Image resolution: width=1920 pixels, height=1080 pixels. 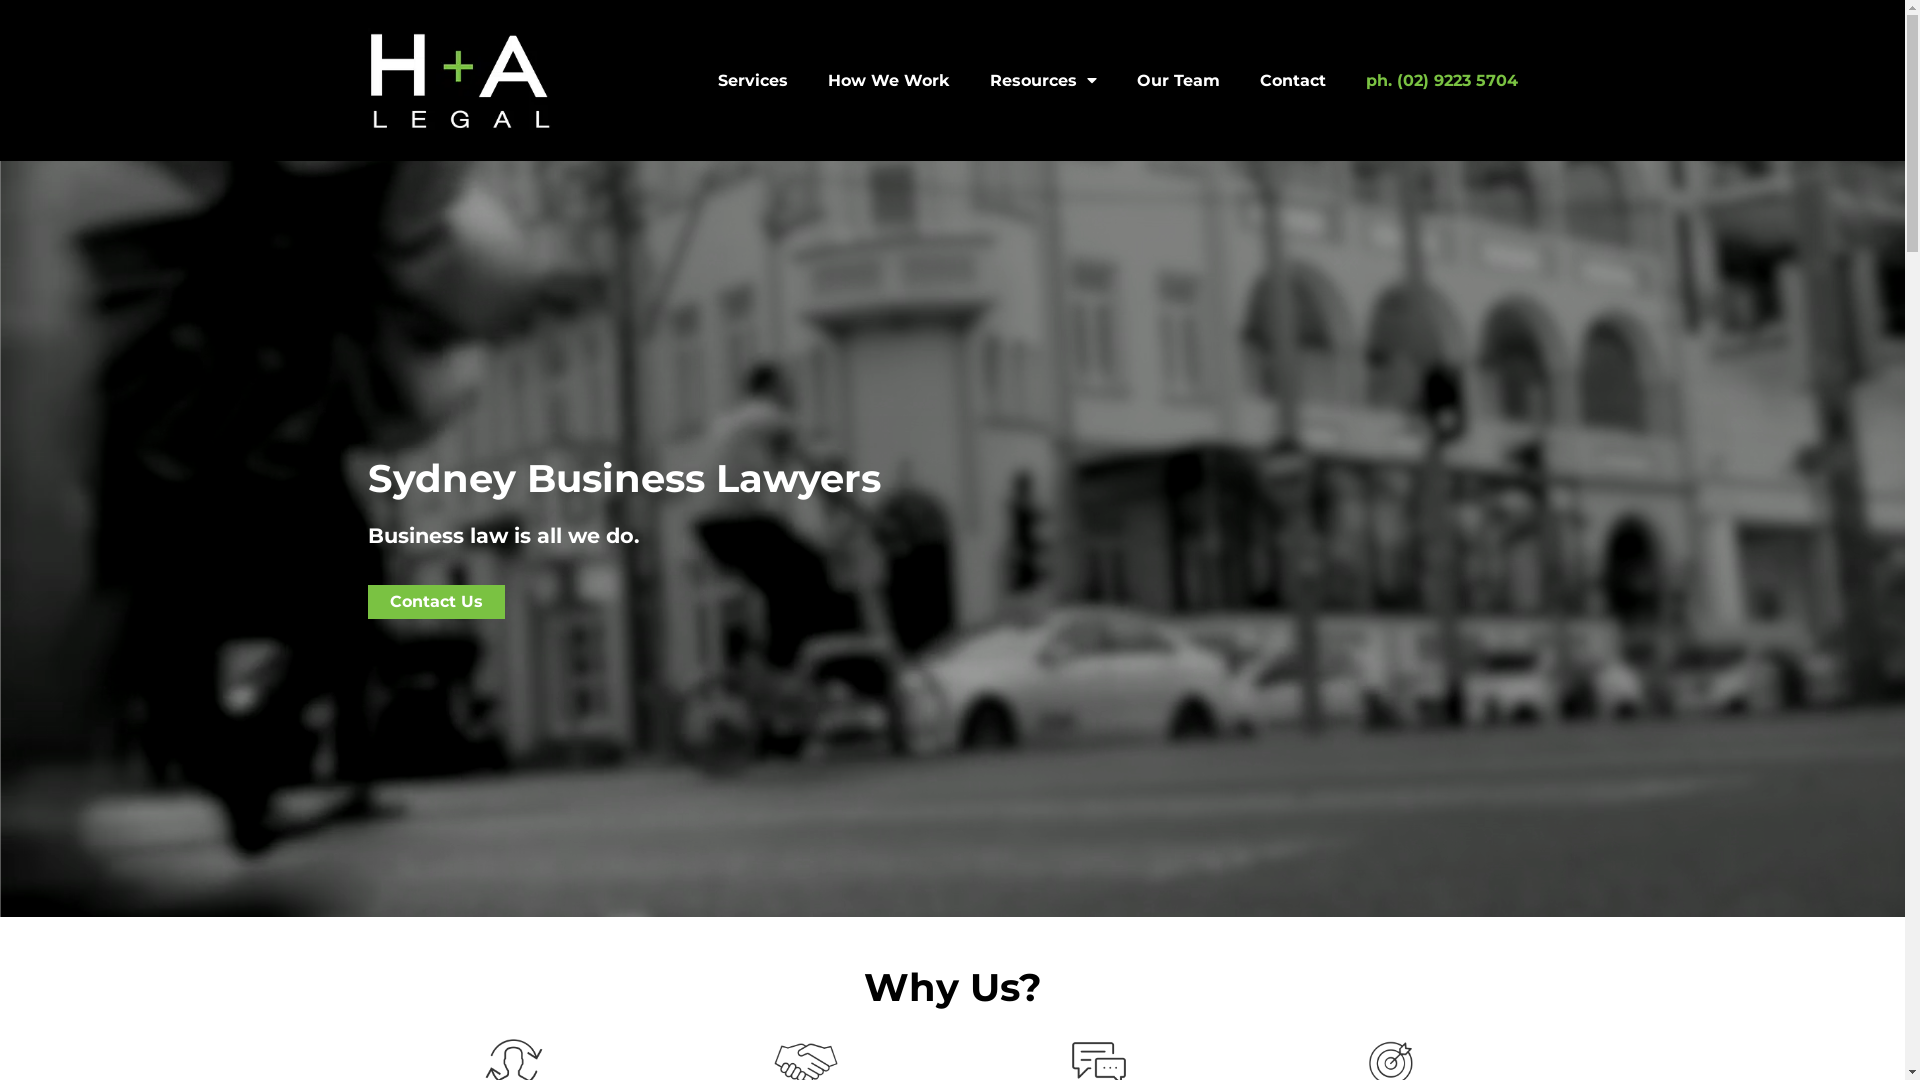 I want to click on 'Contact Us', so click(x=435, y=600).